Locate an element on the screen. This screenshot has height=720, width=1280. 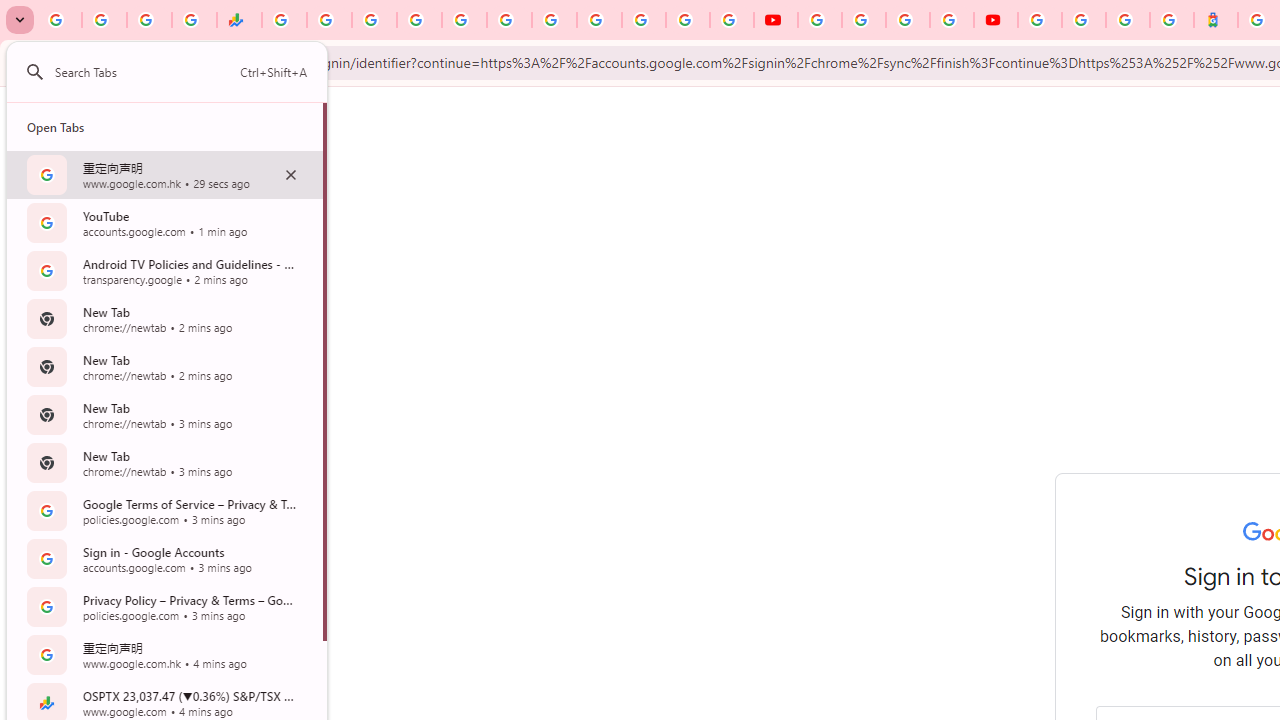
'YouTube' is located at coordinates (819, 20).